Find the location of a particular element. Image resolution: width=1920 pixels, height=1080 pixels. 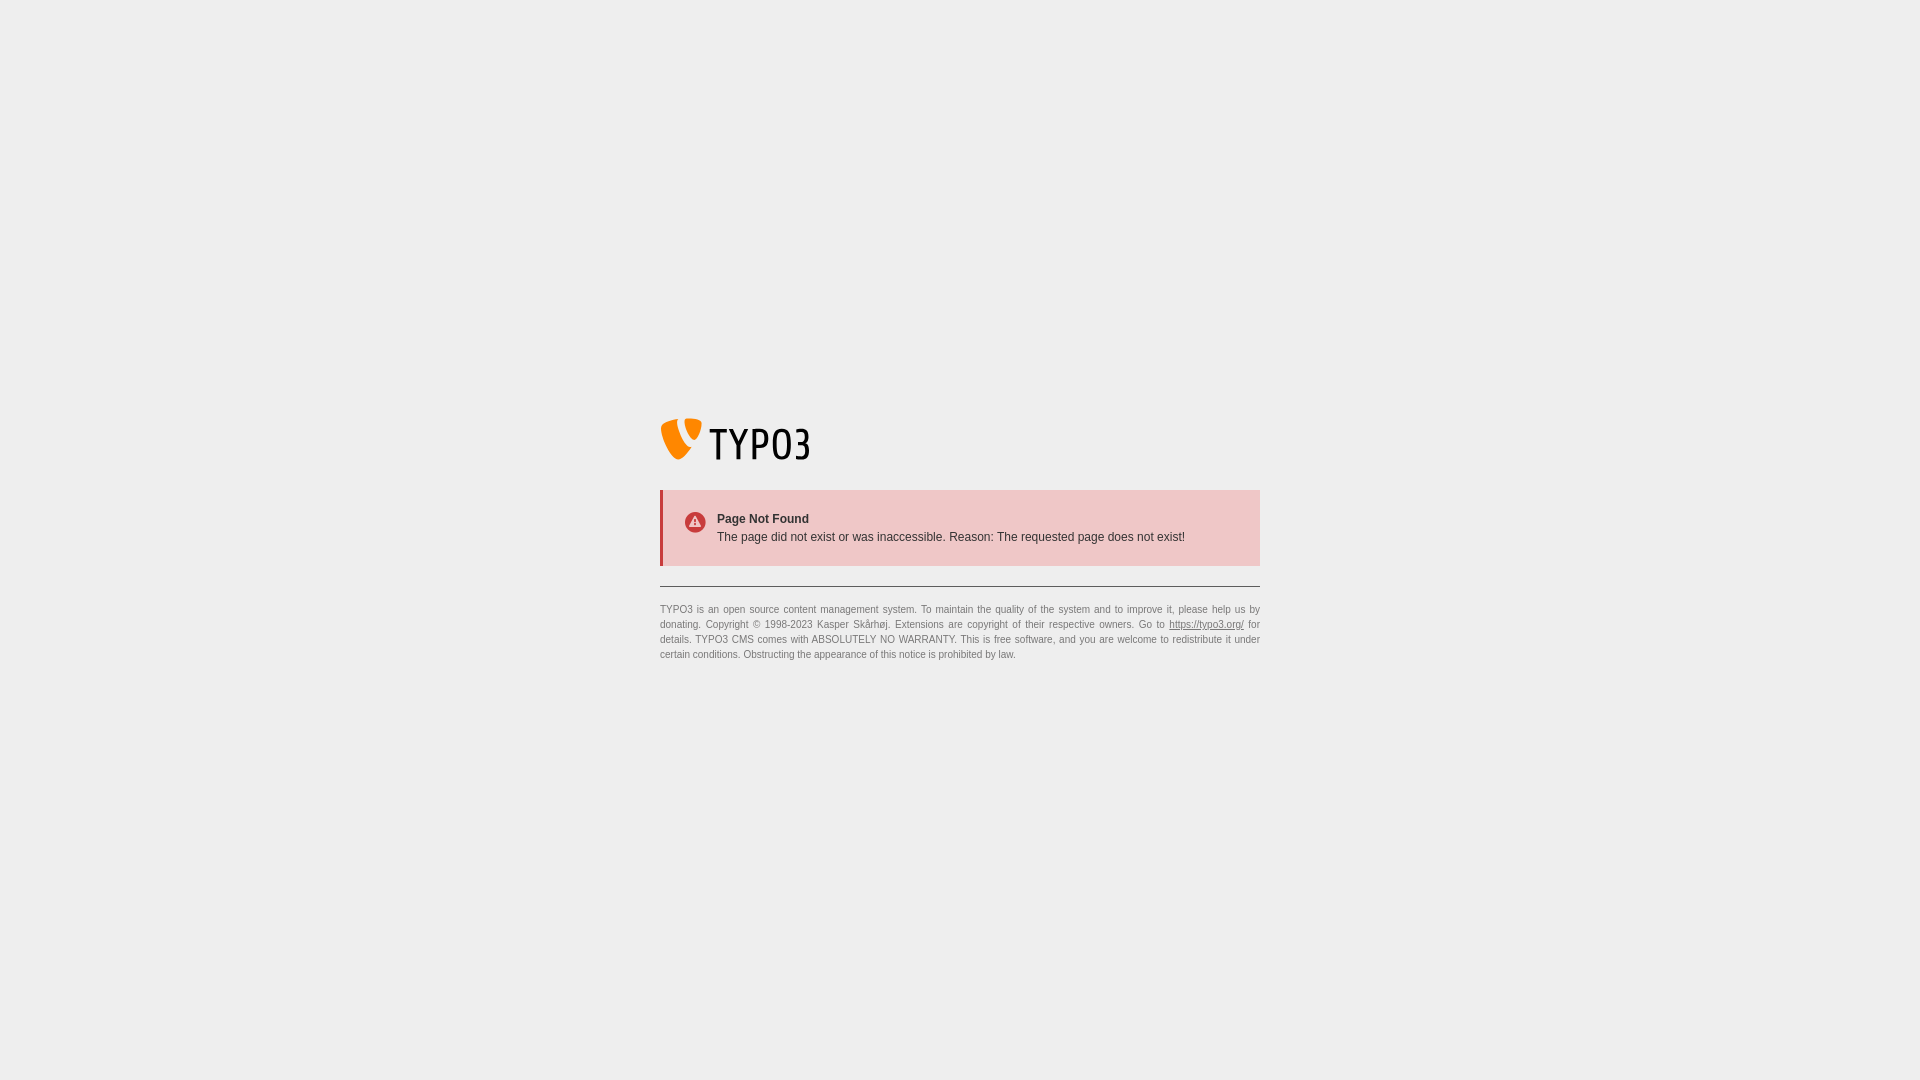

'https://typo3.org/' is located at coordinates (1205, 623).